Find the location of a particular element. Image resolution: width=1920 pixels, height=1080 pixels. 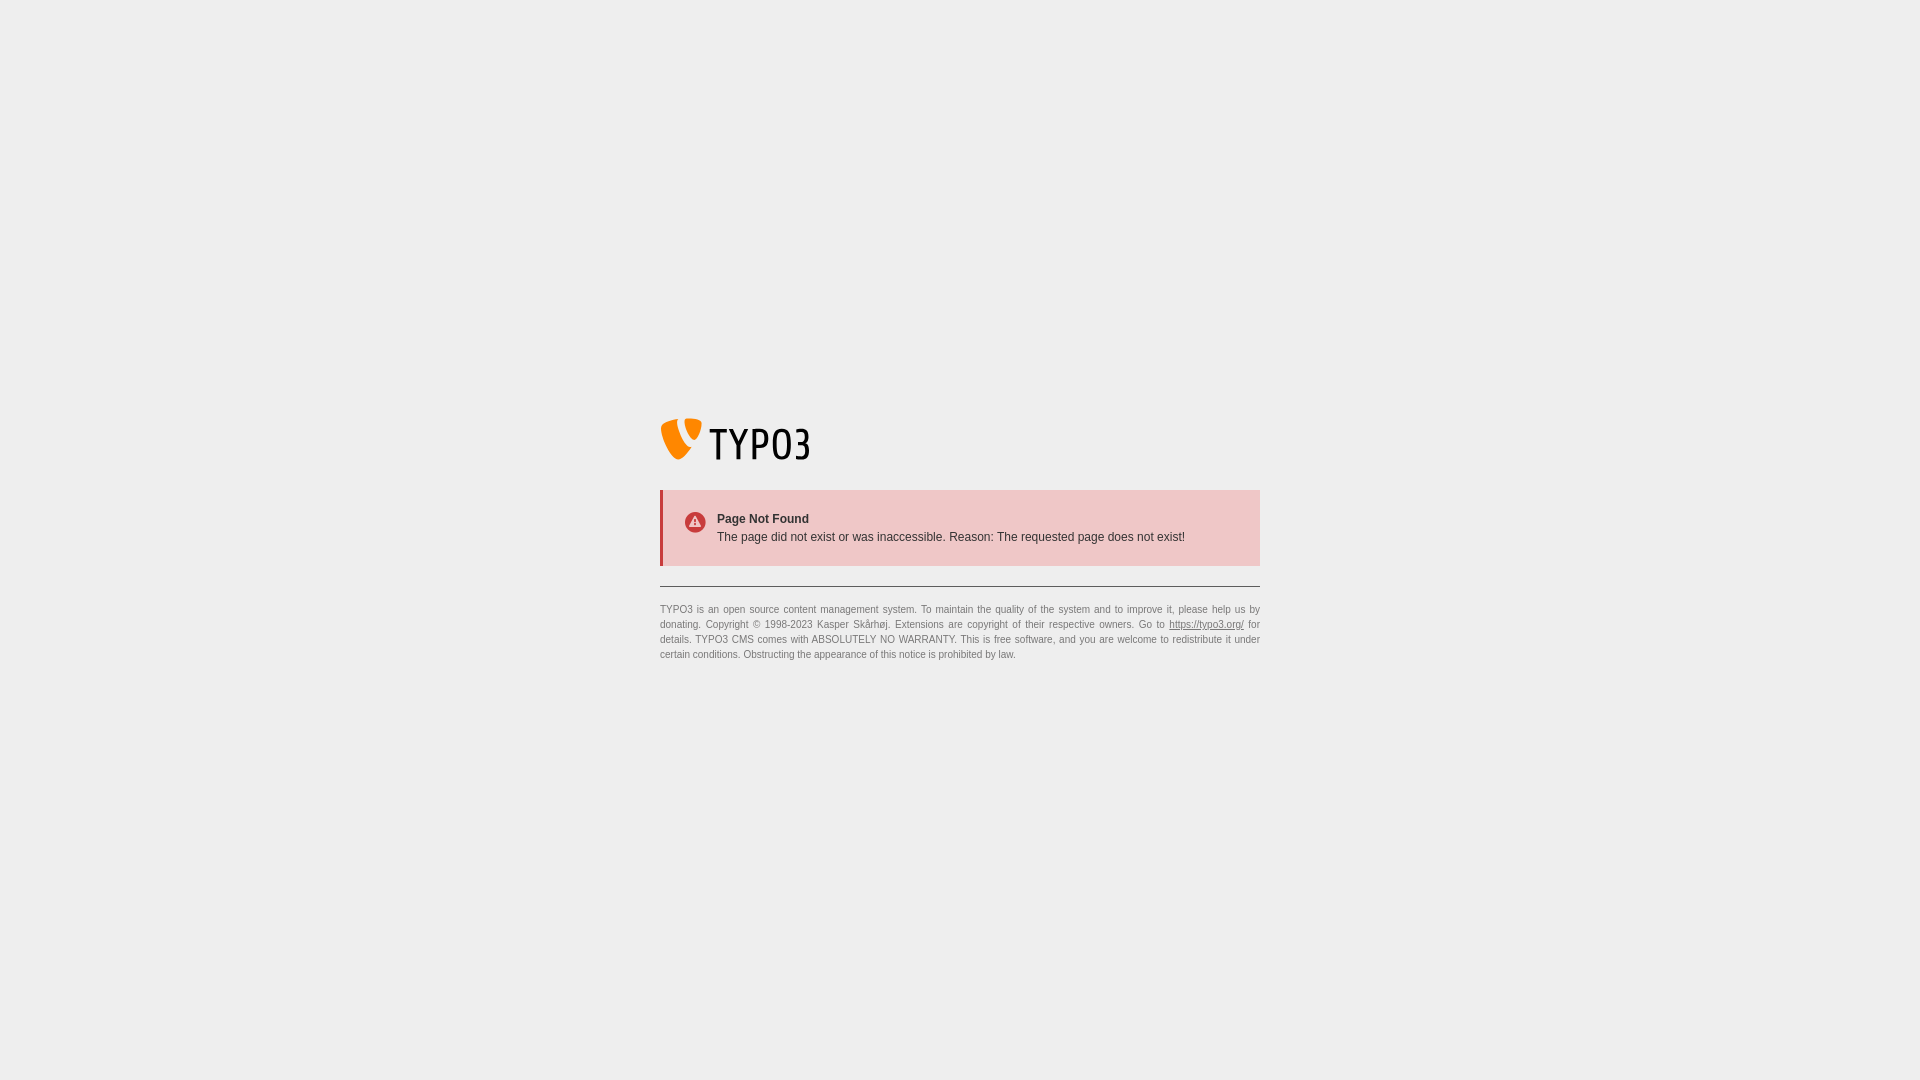

'https://typo3.org/' is located at coordinates (1205, 623).